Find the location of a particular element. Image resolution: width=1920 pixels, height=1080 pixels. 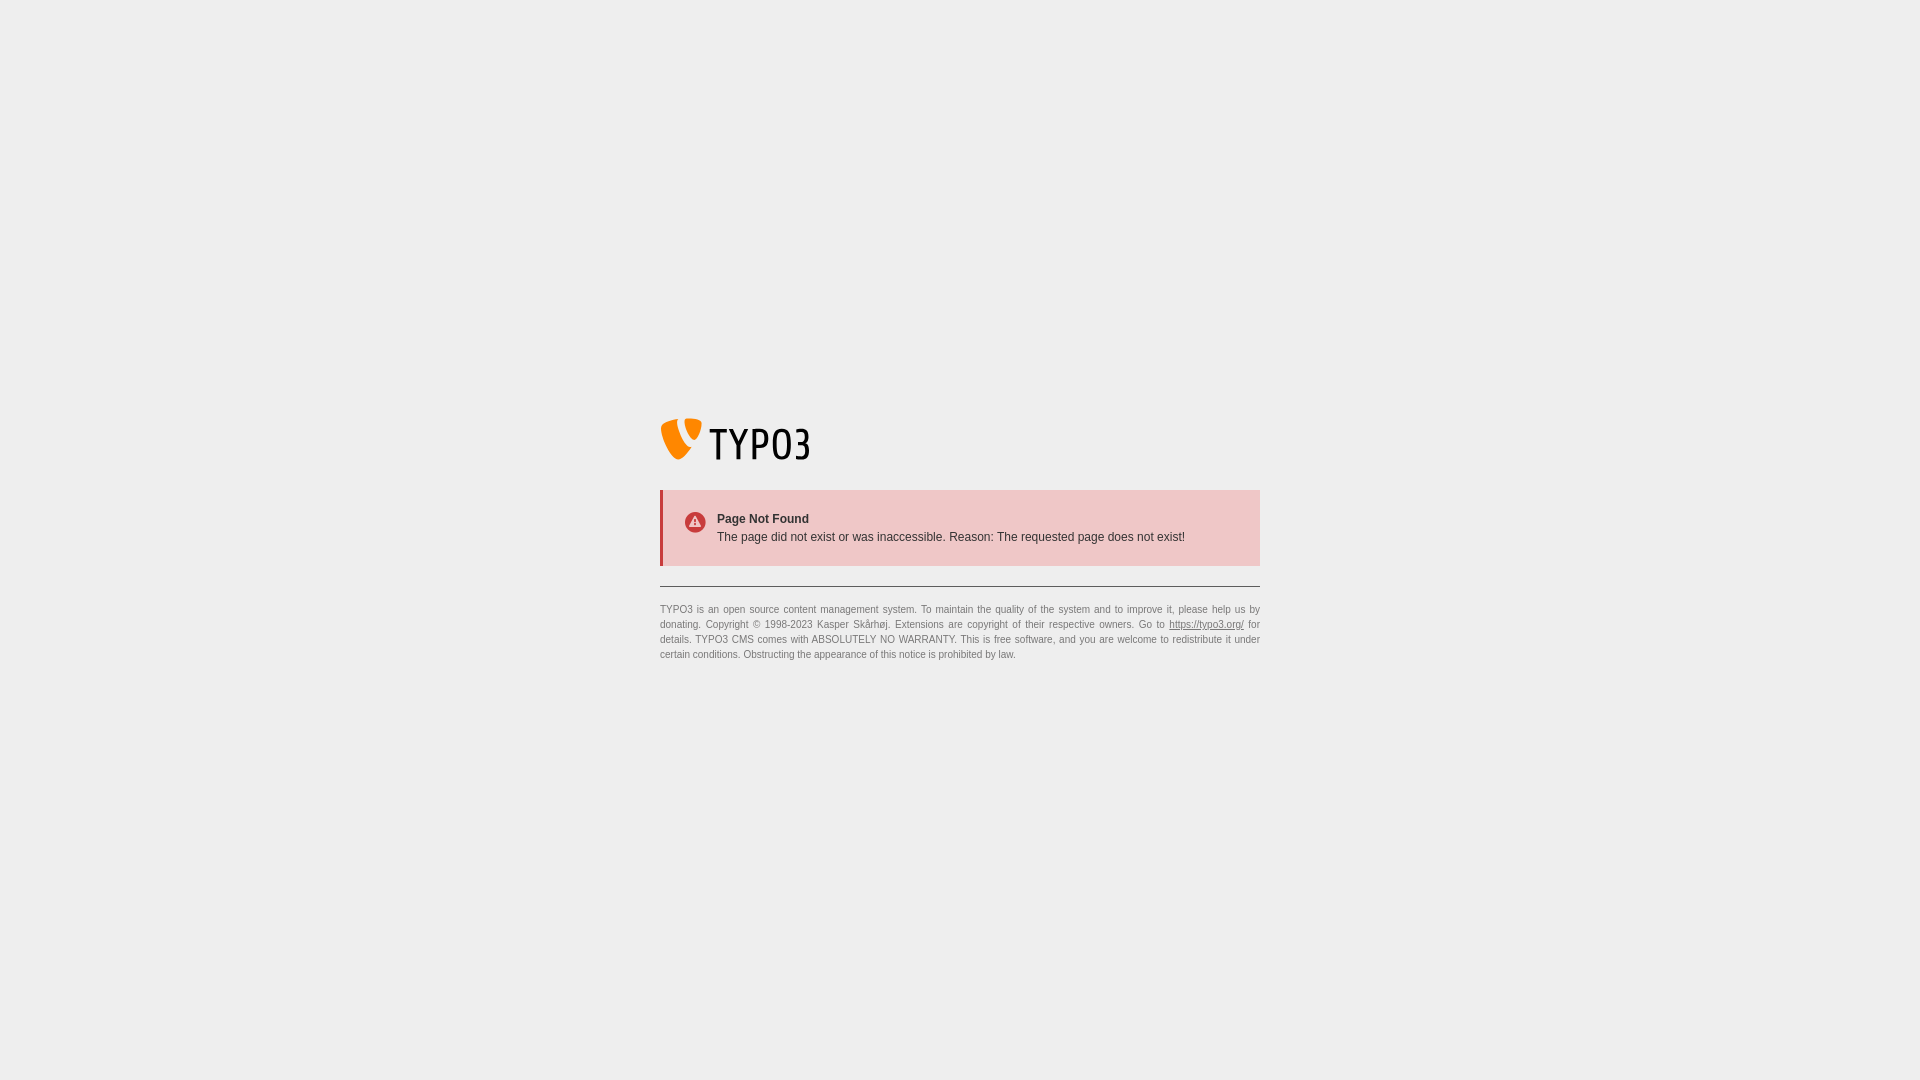

'https://typo3.org/' is located at coordinates (1205, 623).